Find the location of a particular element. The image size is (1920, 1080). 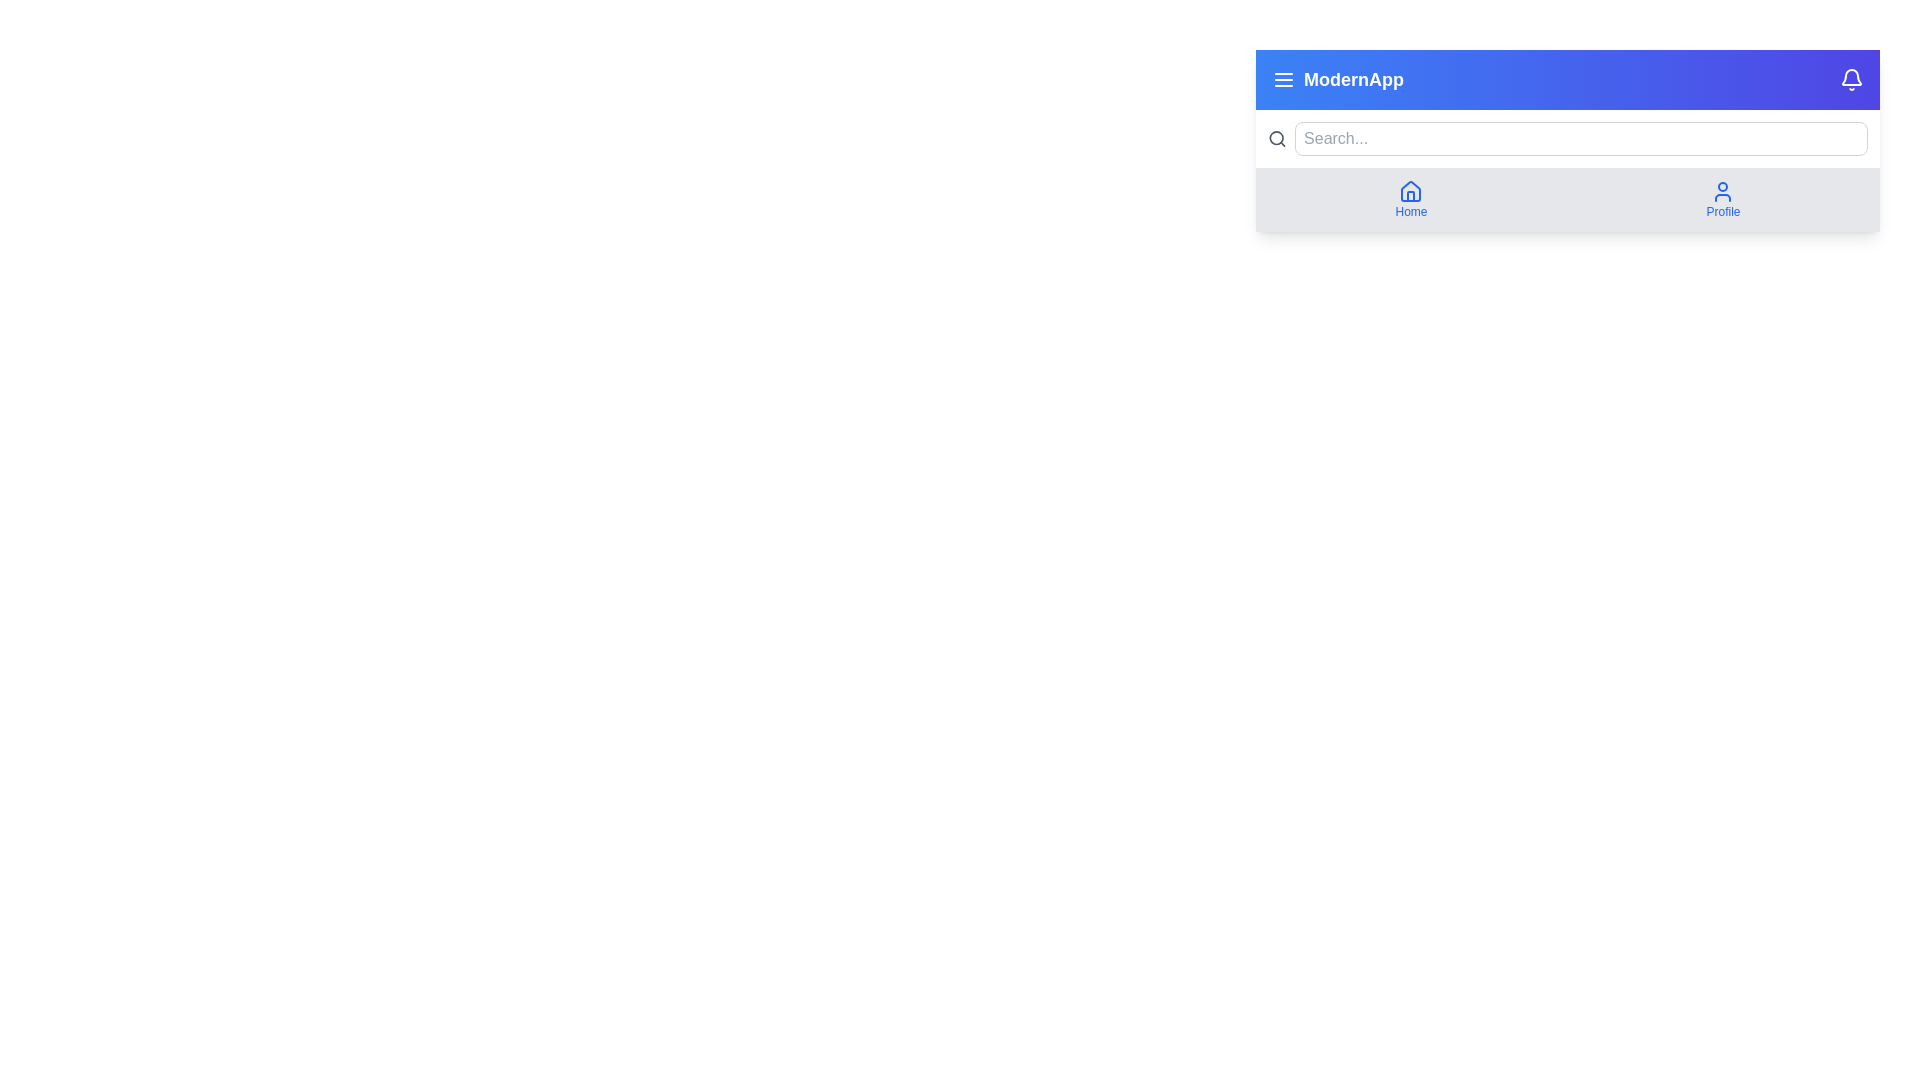

the 'Home' icon in the navigation panel is located at coordinates (1410, 192).